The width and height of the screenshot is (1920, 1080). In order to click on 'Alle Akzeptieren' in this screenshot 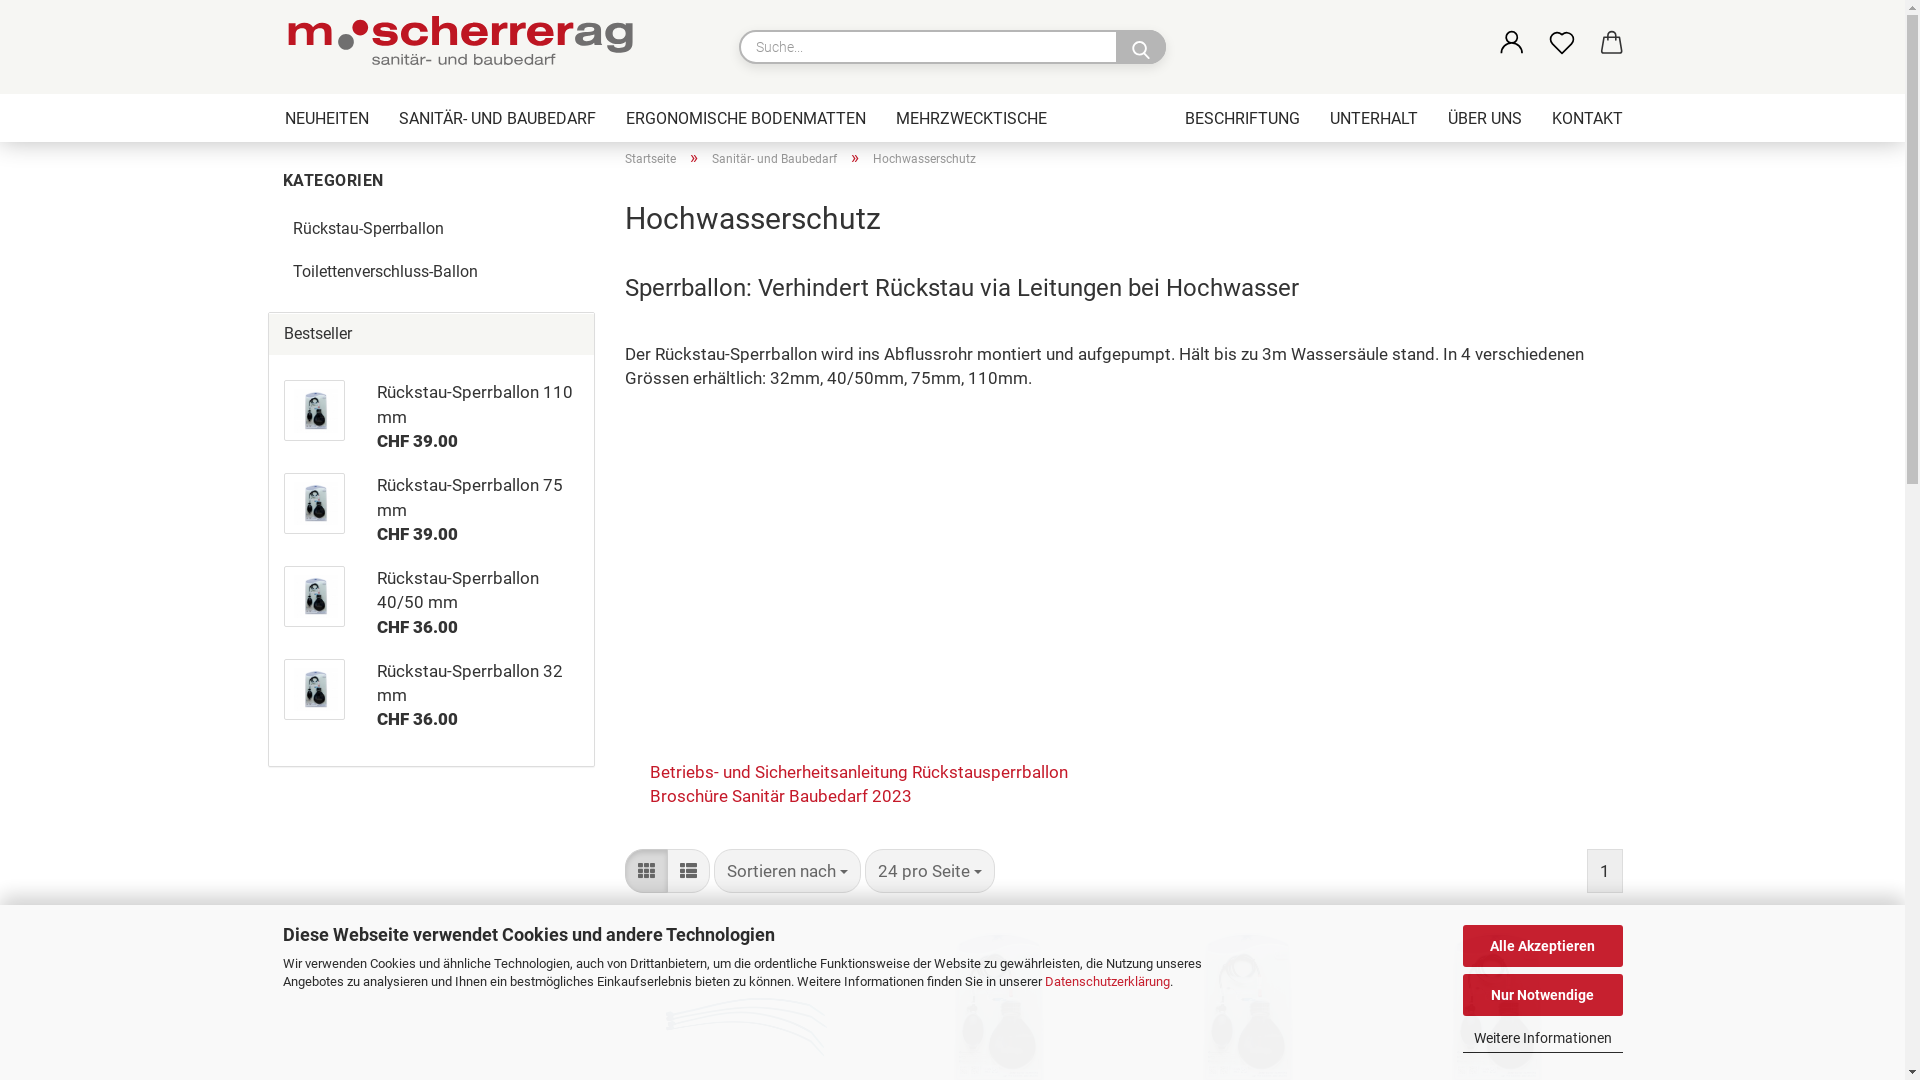, I will do `click(1540, 945)`.